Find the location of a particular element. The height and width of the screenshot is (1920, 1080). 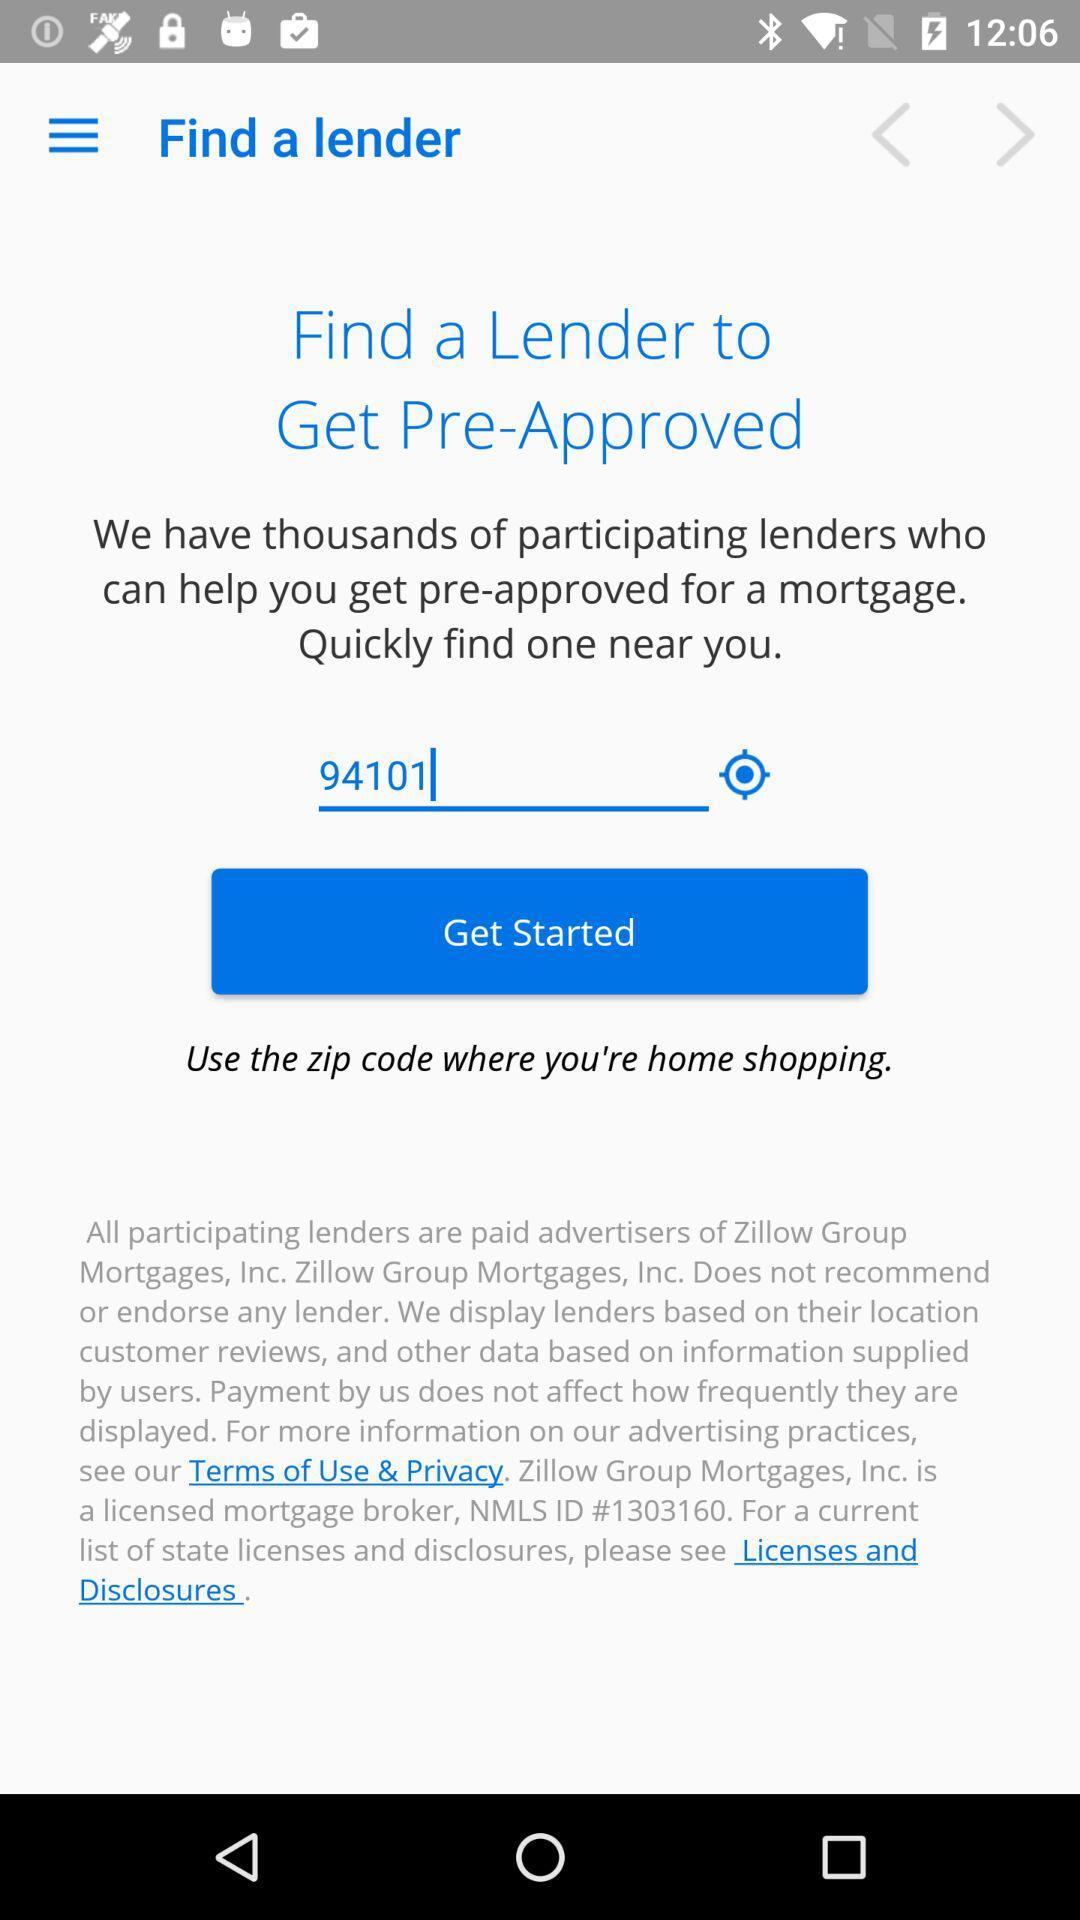

the icon to the left of find a lender app is located at coordinates (72, 135).